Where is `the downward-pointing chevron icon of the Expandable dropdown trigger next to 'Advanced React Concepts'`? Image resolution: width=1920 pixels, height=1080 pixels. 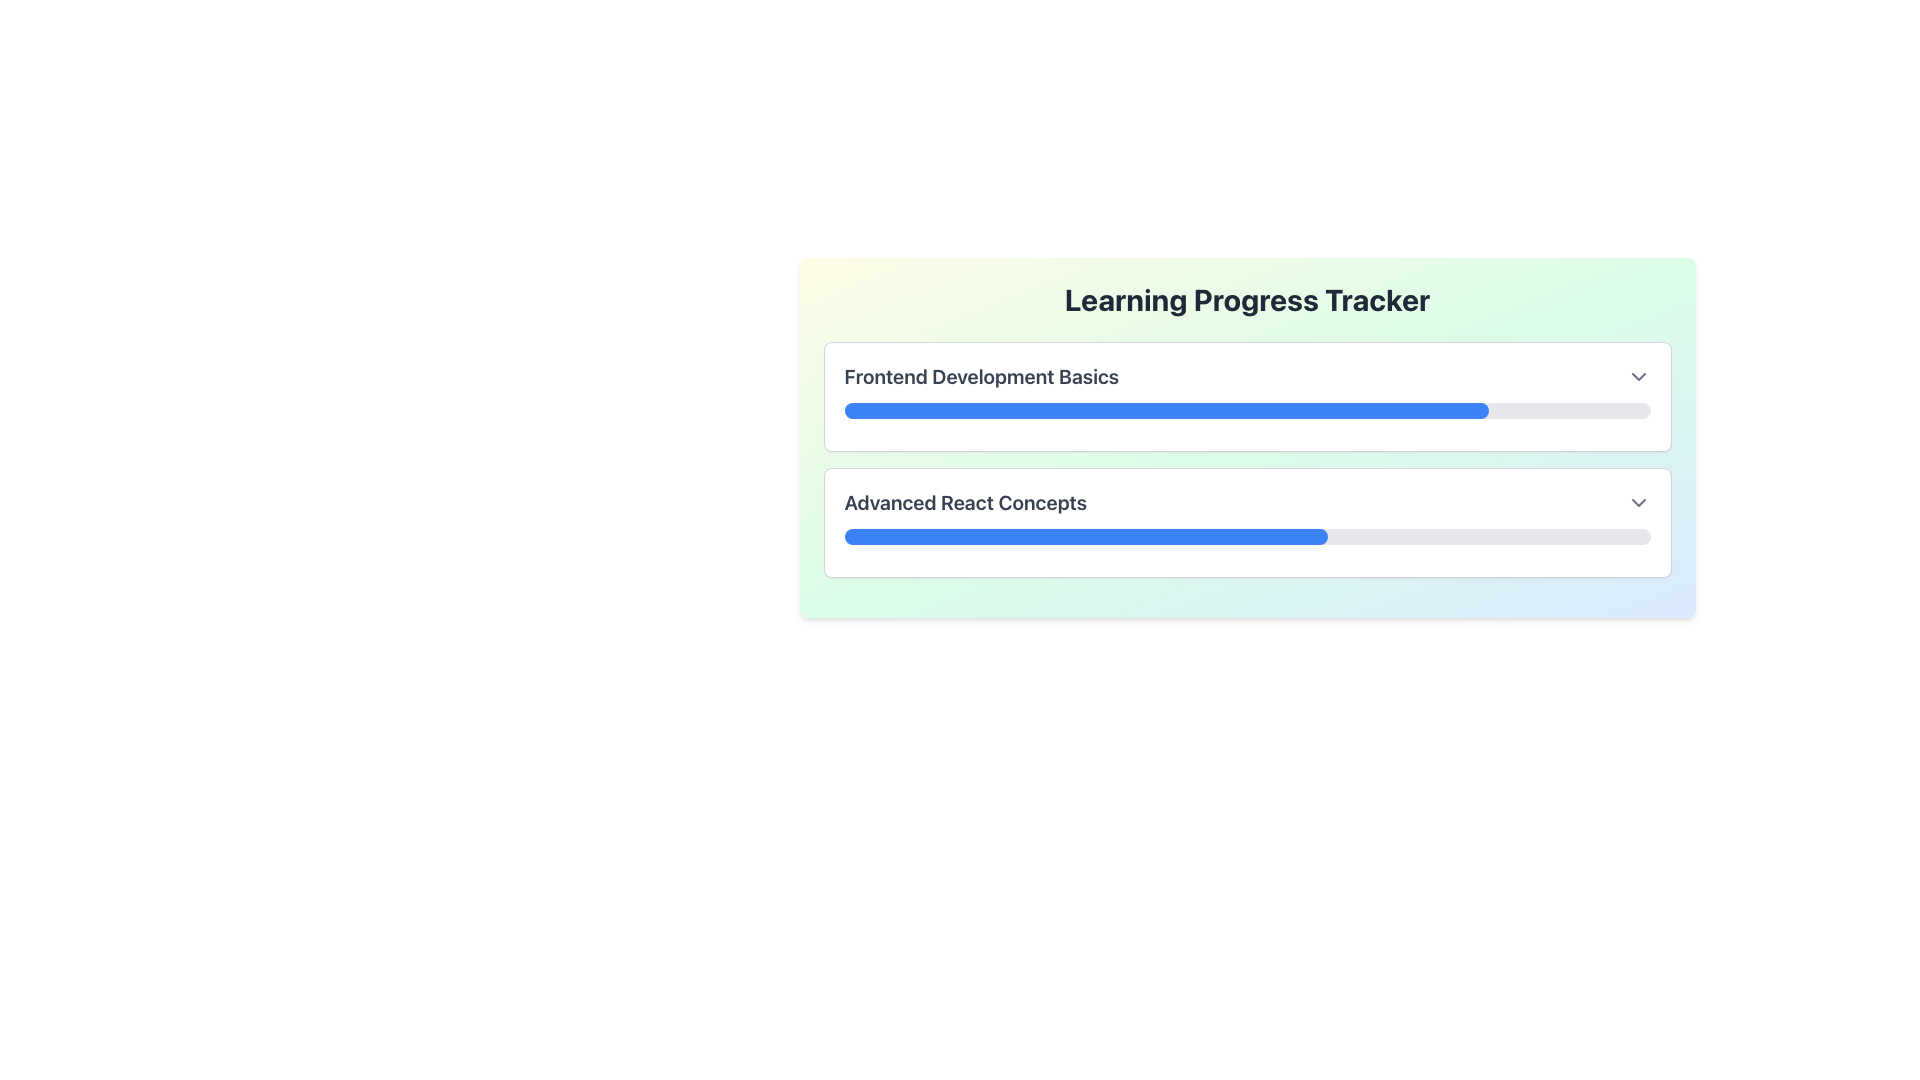
the downward-pointing chevron icon of the Expandable dropdown trigger next to 'Advanced React Concepts' is located at coordinates (1638, 501).